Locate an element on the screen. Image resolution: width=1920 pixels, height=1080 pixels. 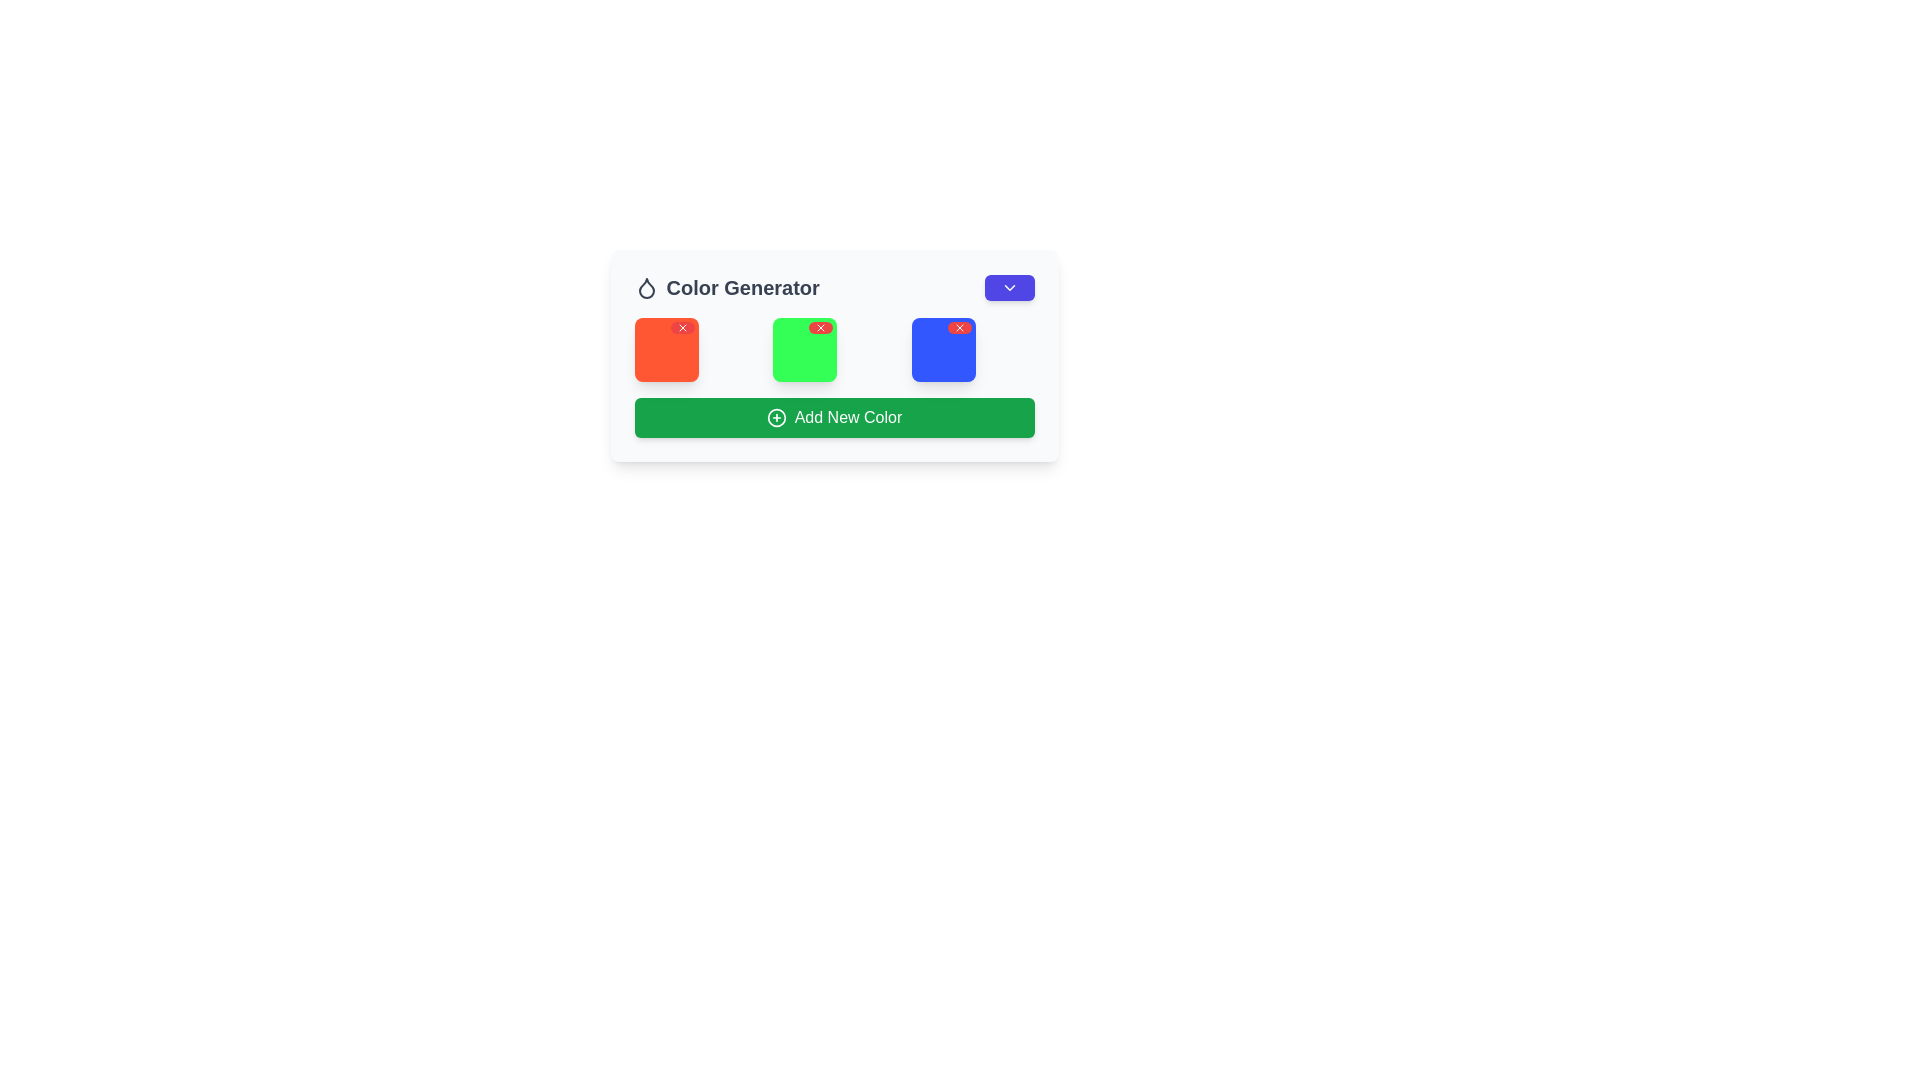
the 'Add Color' button located below the grid of three colored squares by is located at coordinates (834, 416).